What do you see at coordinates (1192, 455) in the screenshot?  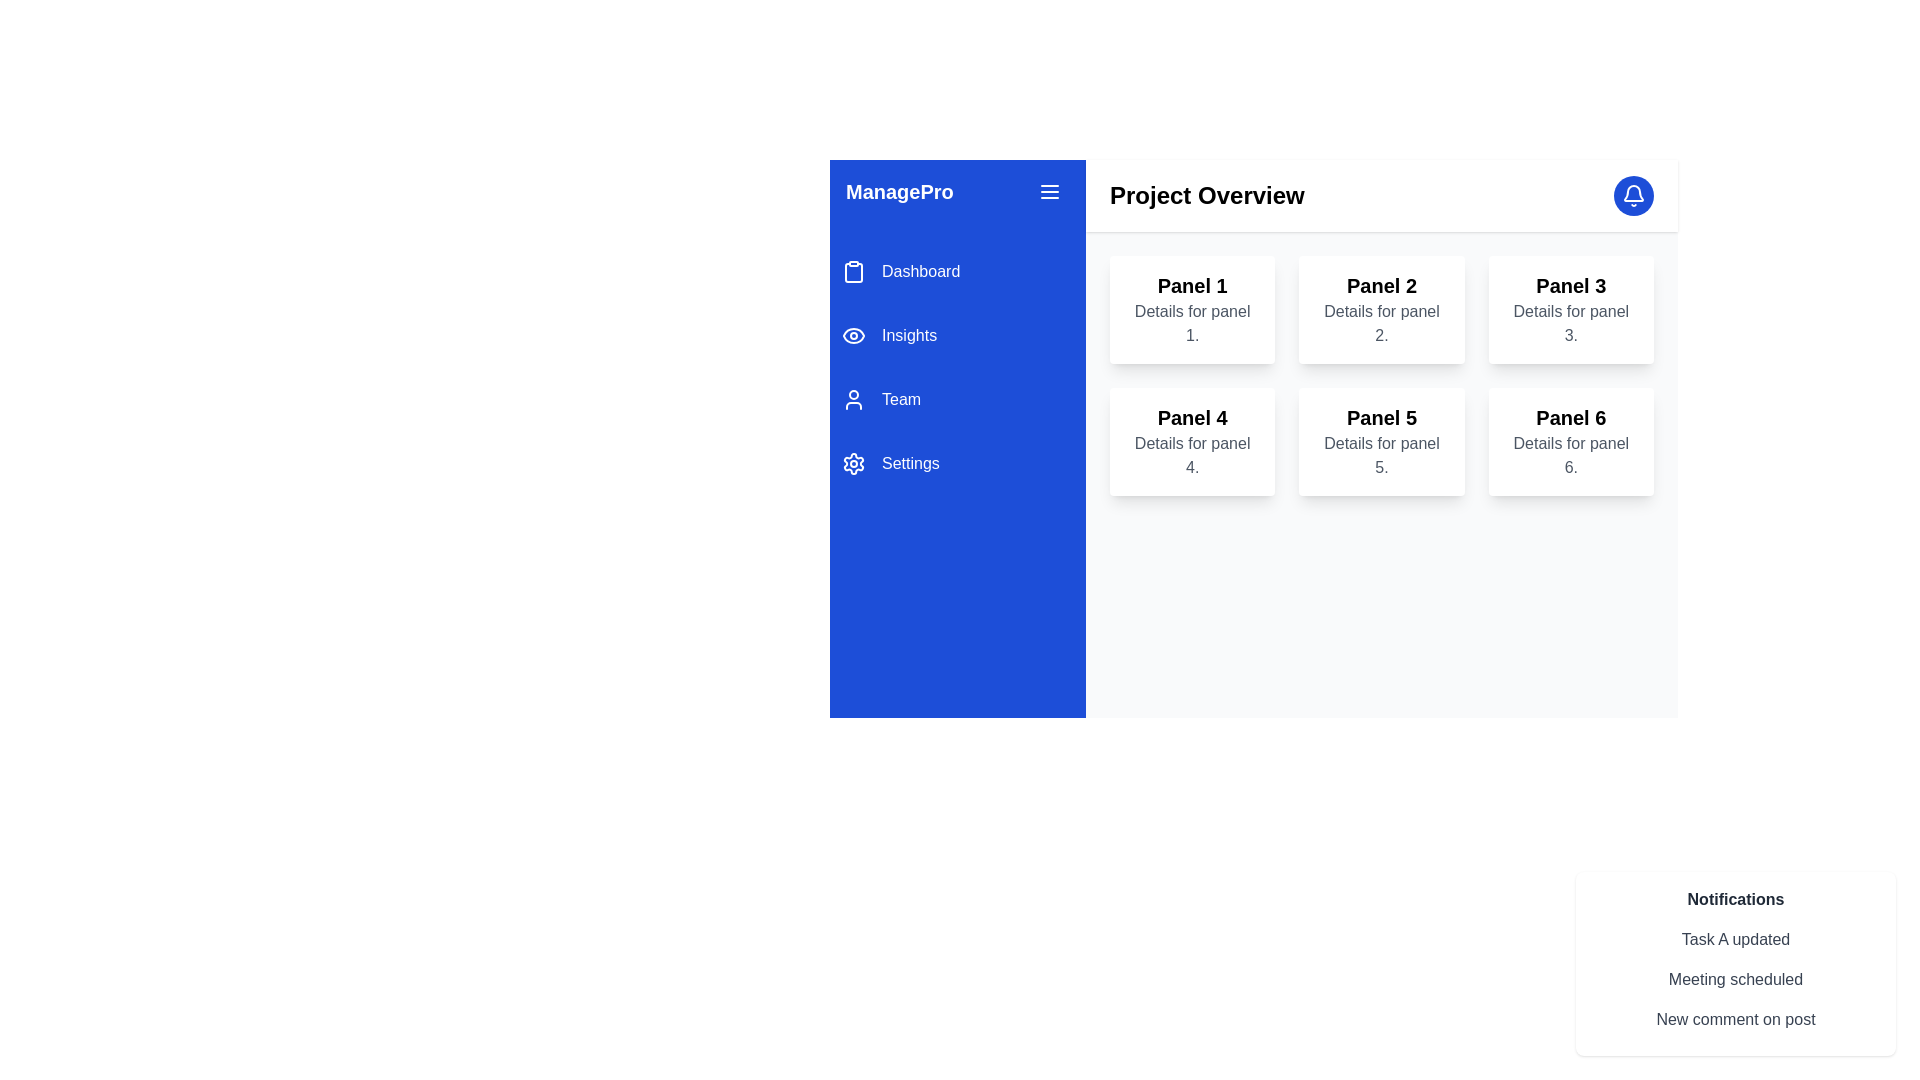 I see `the descriptive text label located in the bottom part of the card titled 'Panel 4', which is positioned in the second row, first column of the grid layout` at bounding box center [1192, 455].